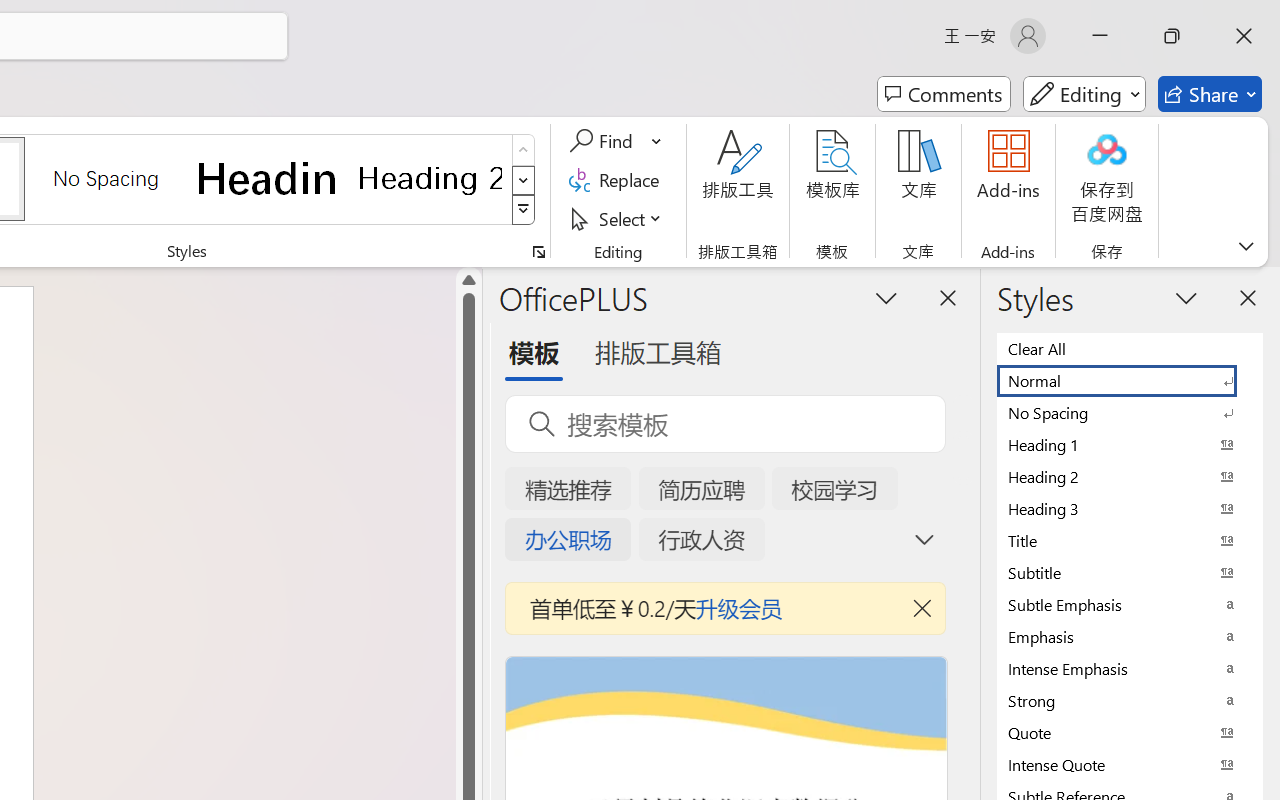 The height and width of the screenshot is (800, 1280). I want to click on 'Quote', so click(1130, 731).